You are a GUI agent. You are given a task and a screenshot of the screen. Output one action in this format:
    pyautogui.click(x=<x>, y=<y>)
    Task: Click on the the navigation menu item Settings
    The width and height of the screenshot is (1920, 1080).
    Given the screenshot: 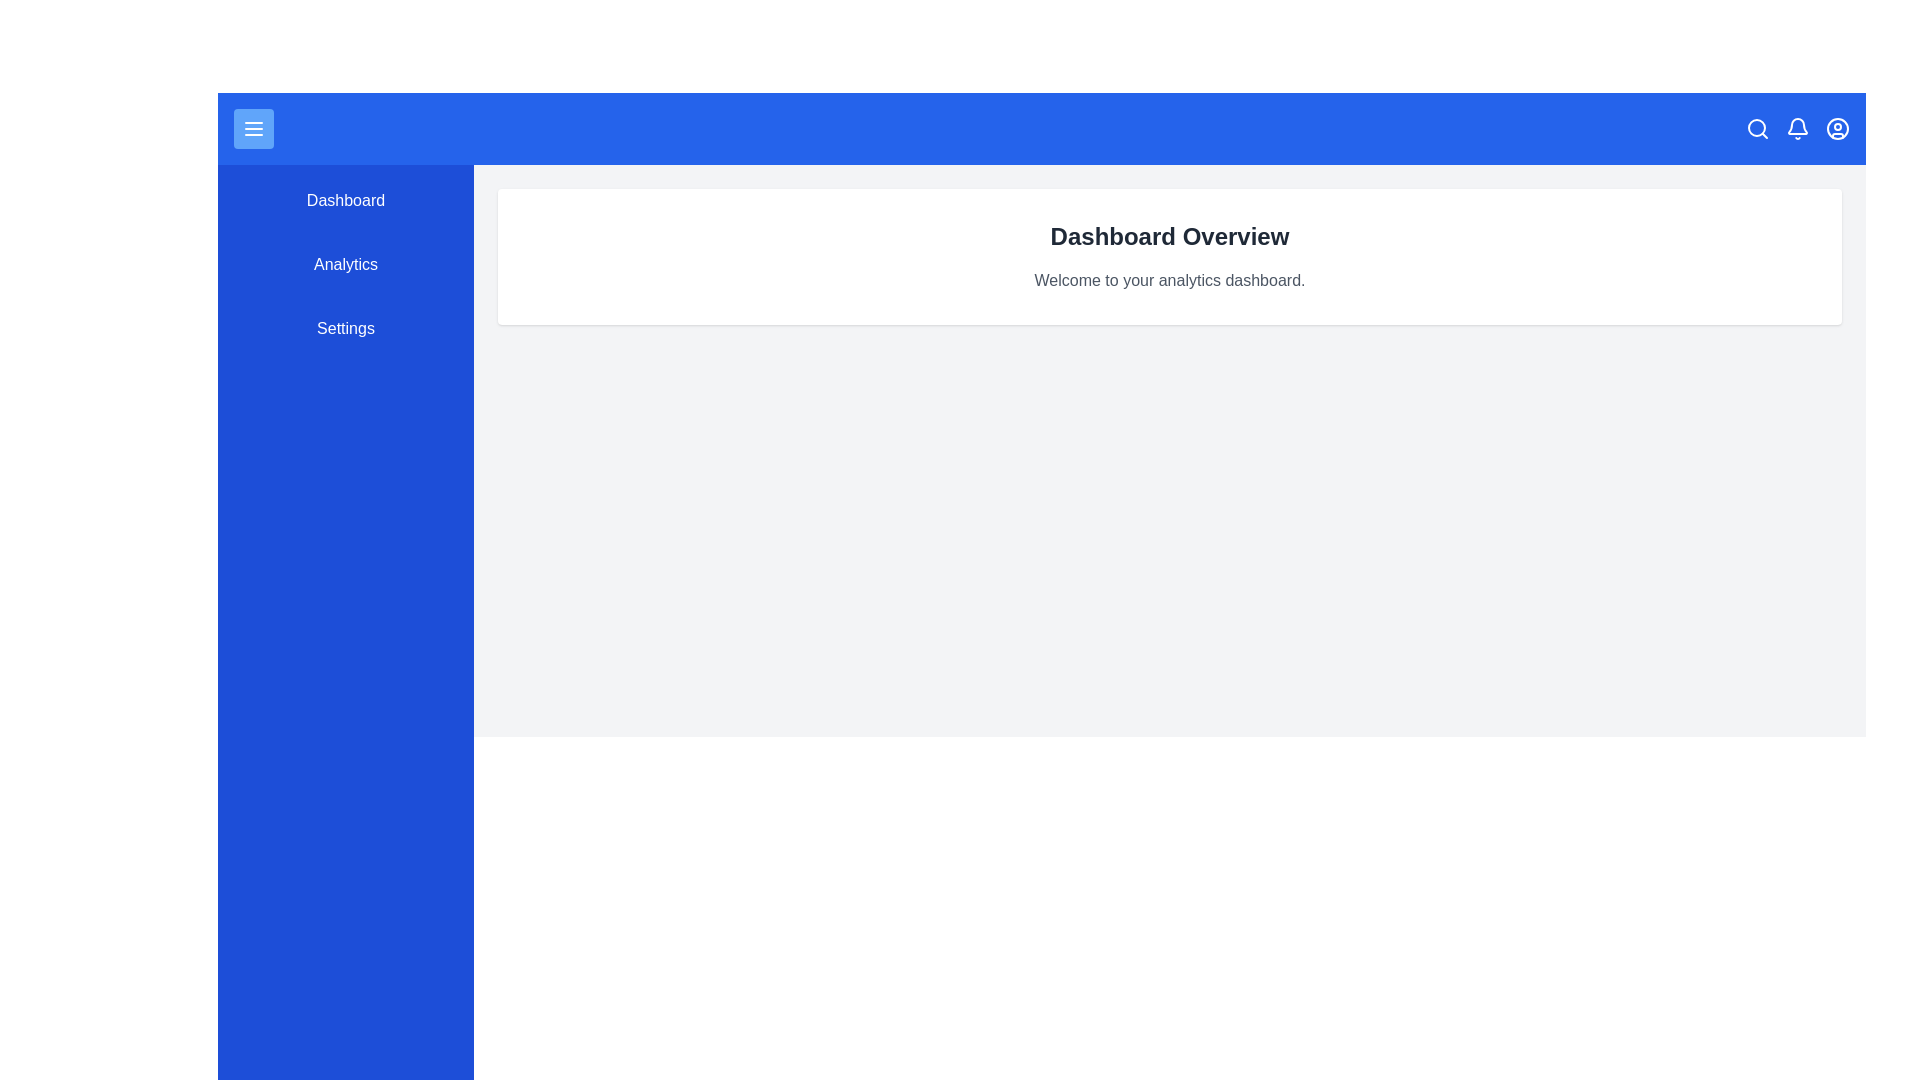 What is the action you would take?
    pyautogui.click(x=345, y=327)
    